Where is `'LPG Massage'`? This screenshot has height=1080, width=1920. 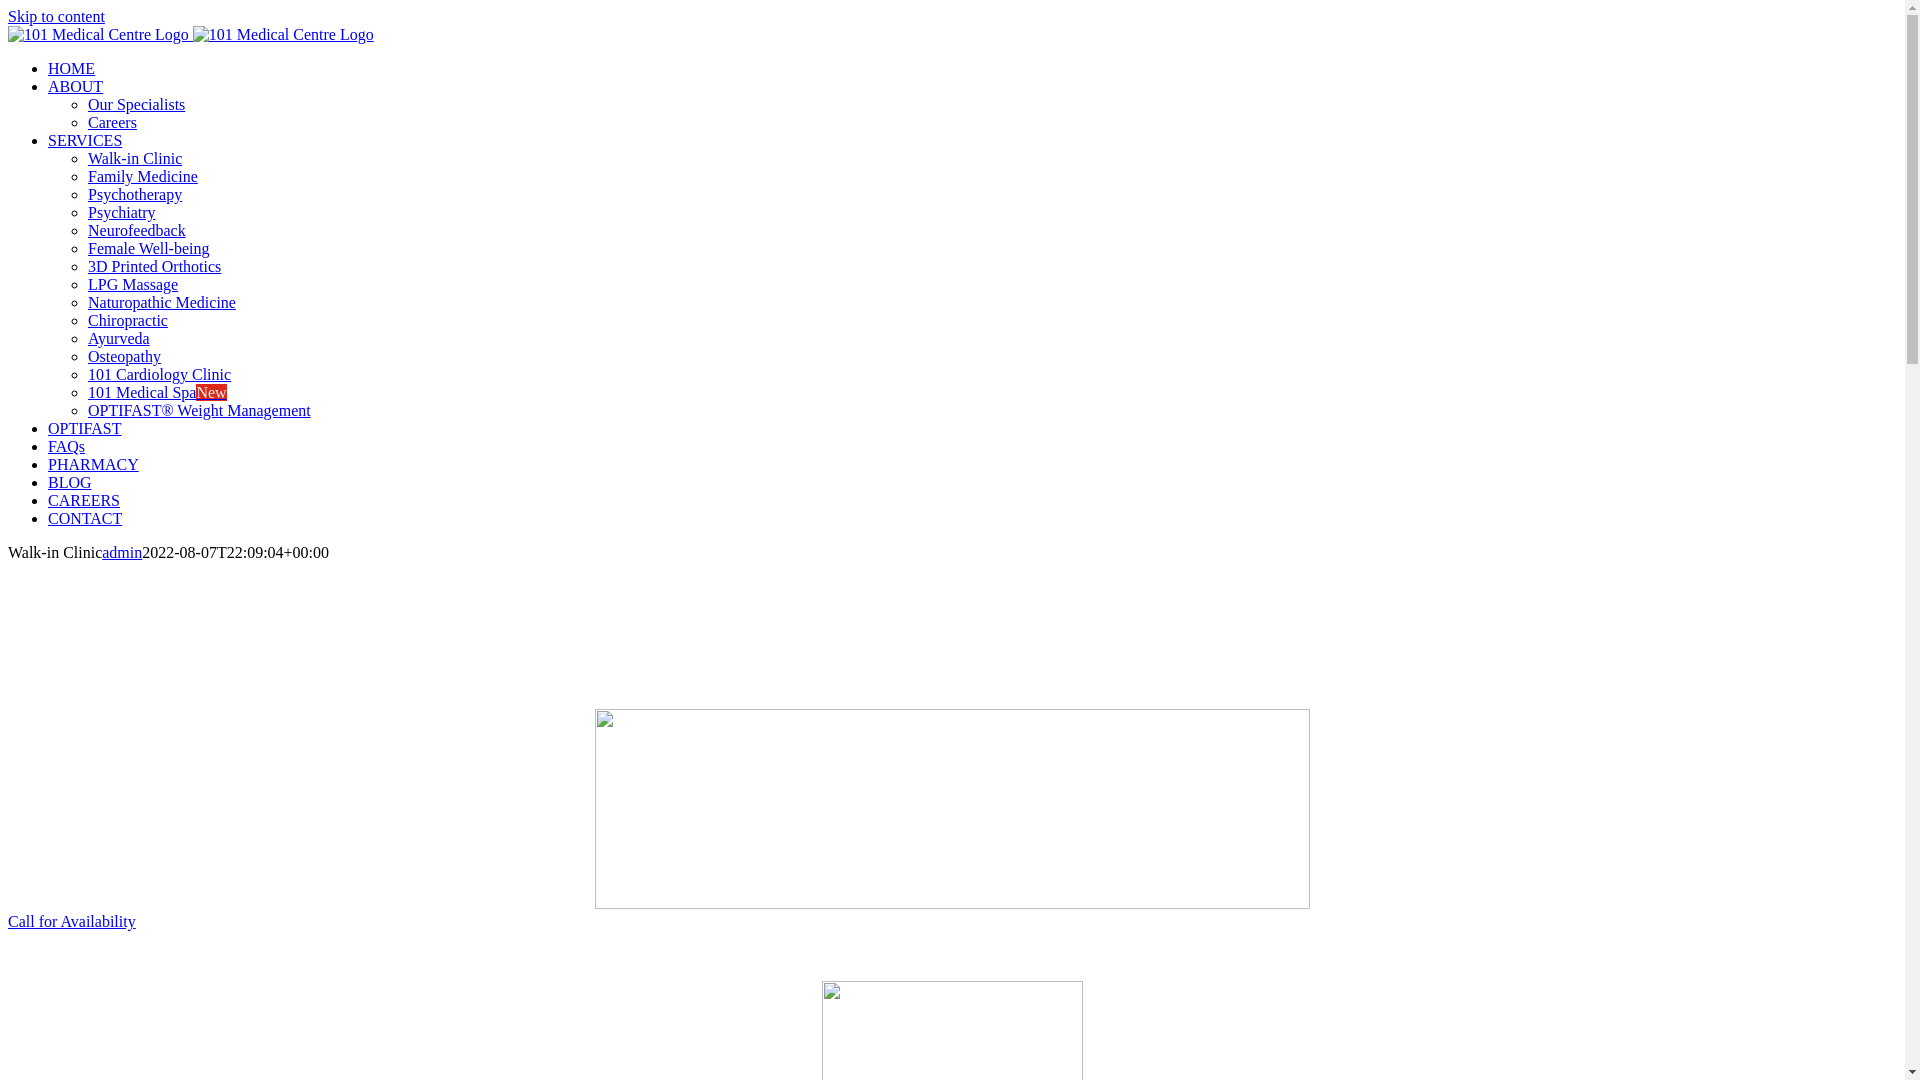
'LPG Massage' is located at coordinates (86, 284).